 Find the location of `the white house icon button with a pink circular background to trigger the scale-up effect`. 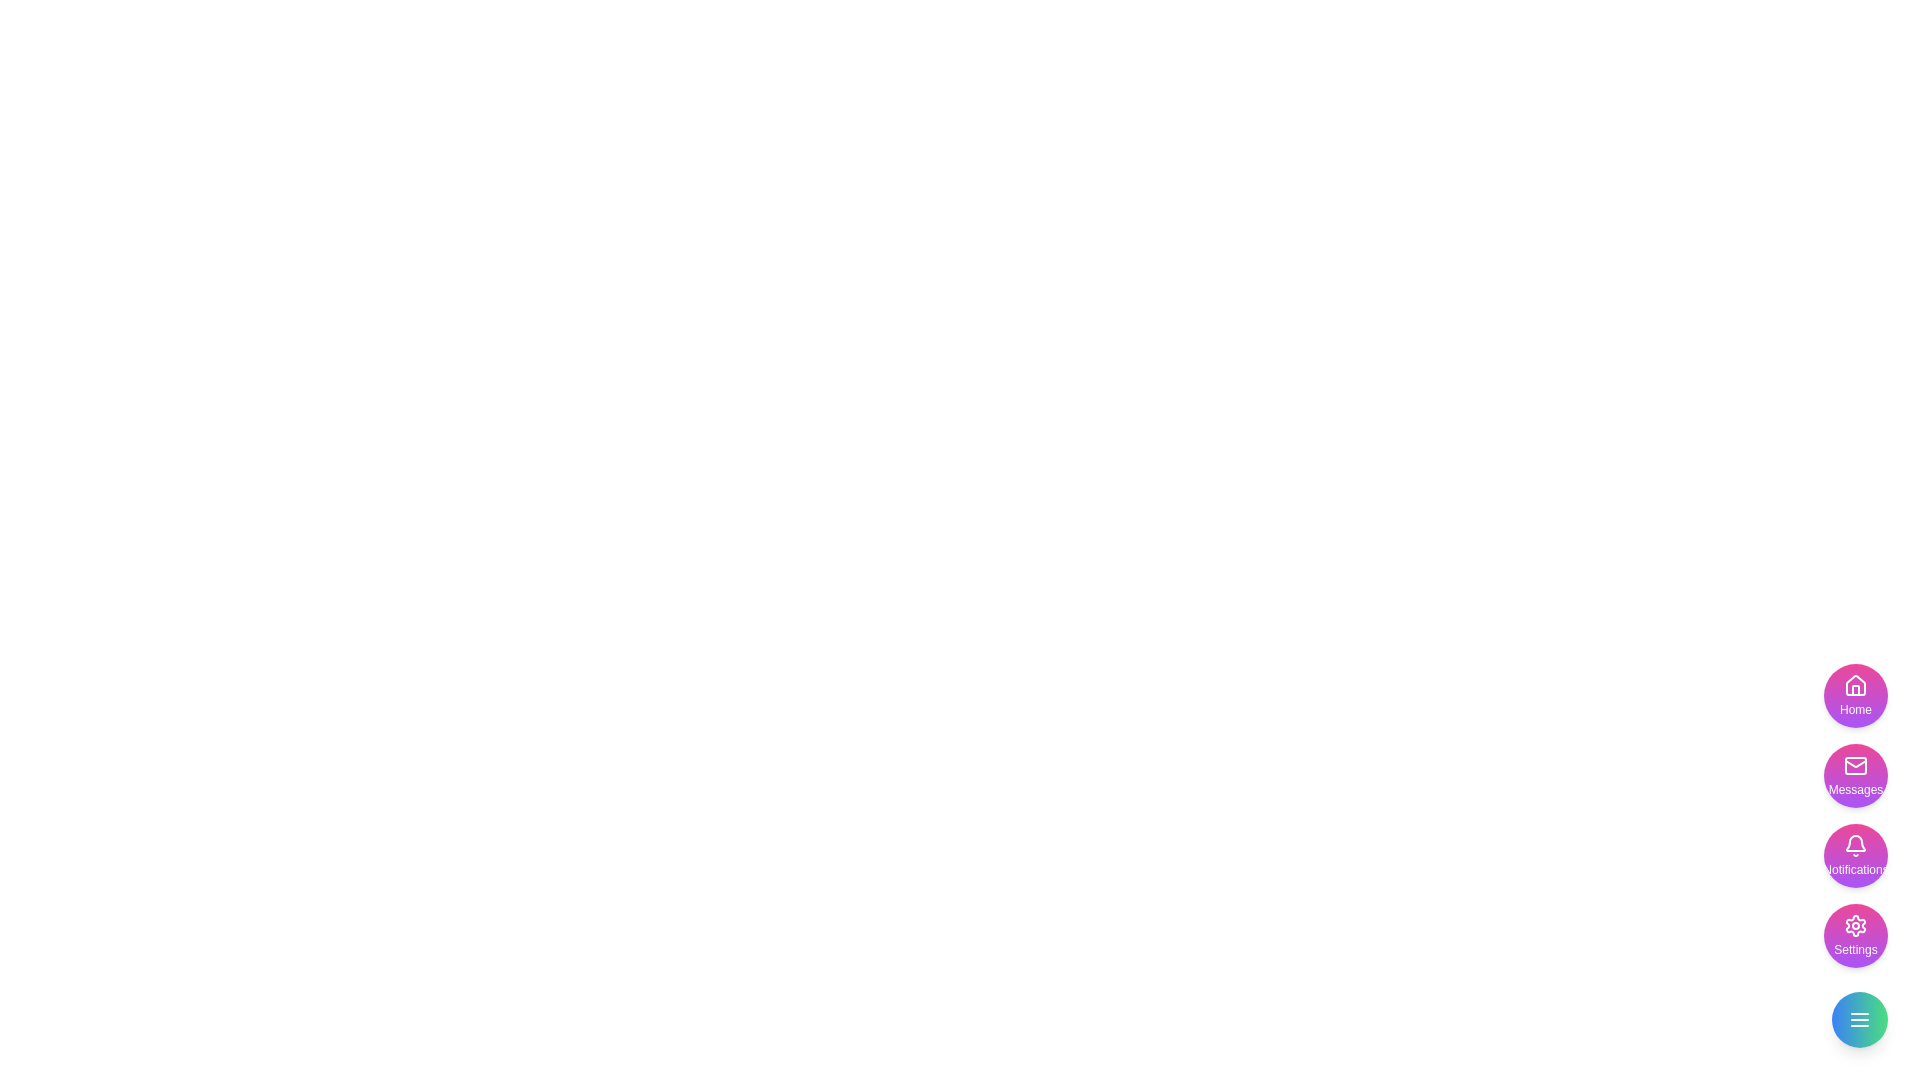

the white house icon button with a pink circular background to trigger the scale-up effect is located at coordinates (1855, 685).